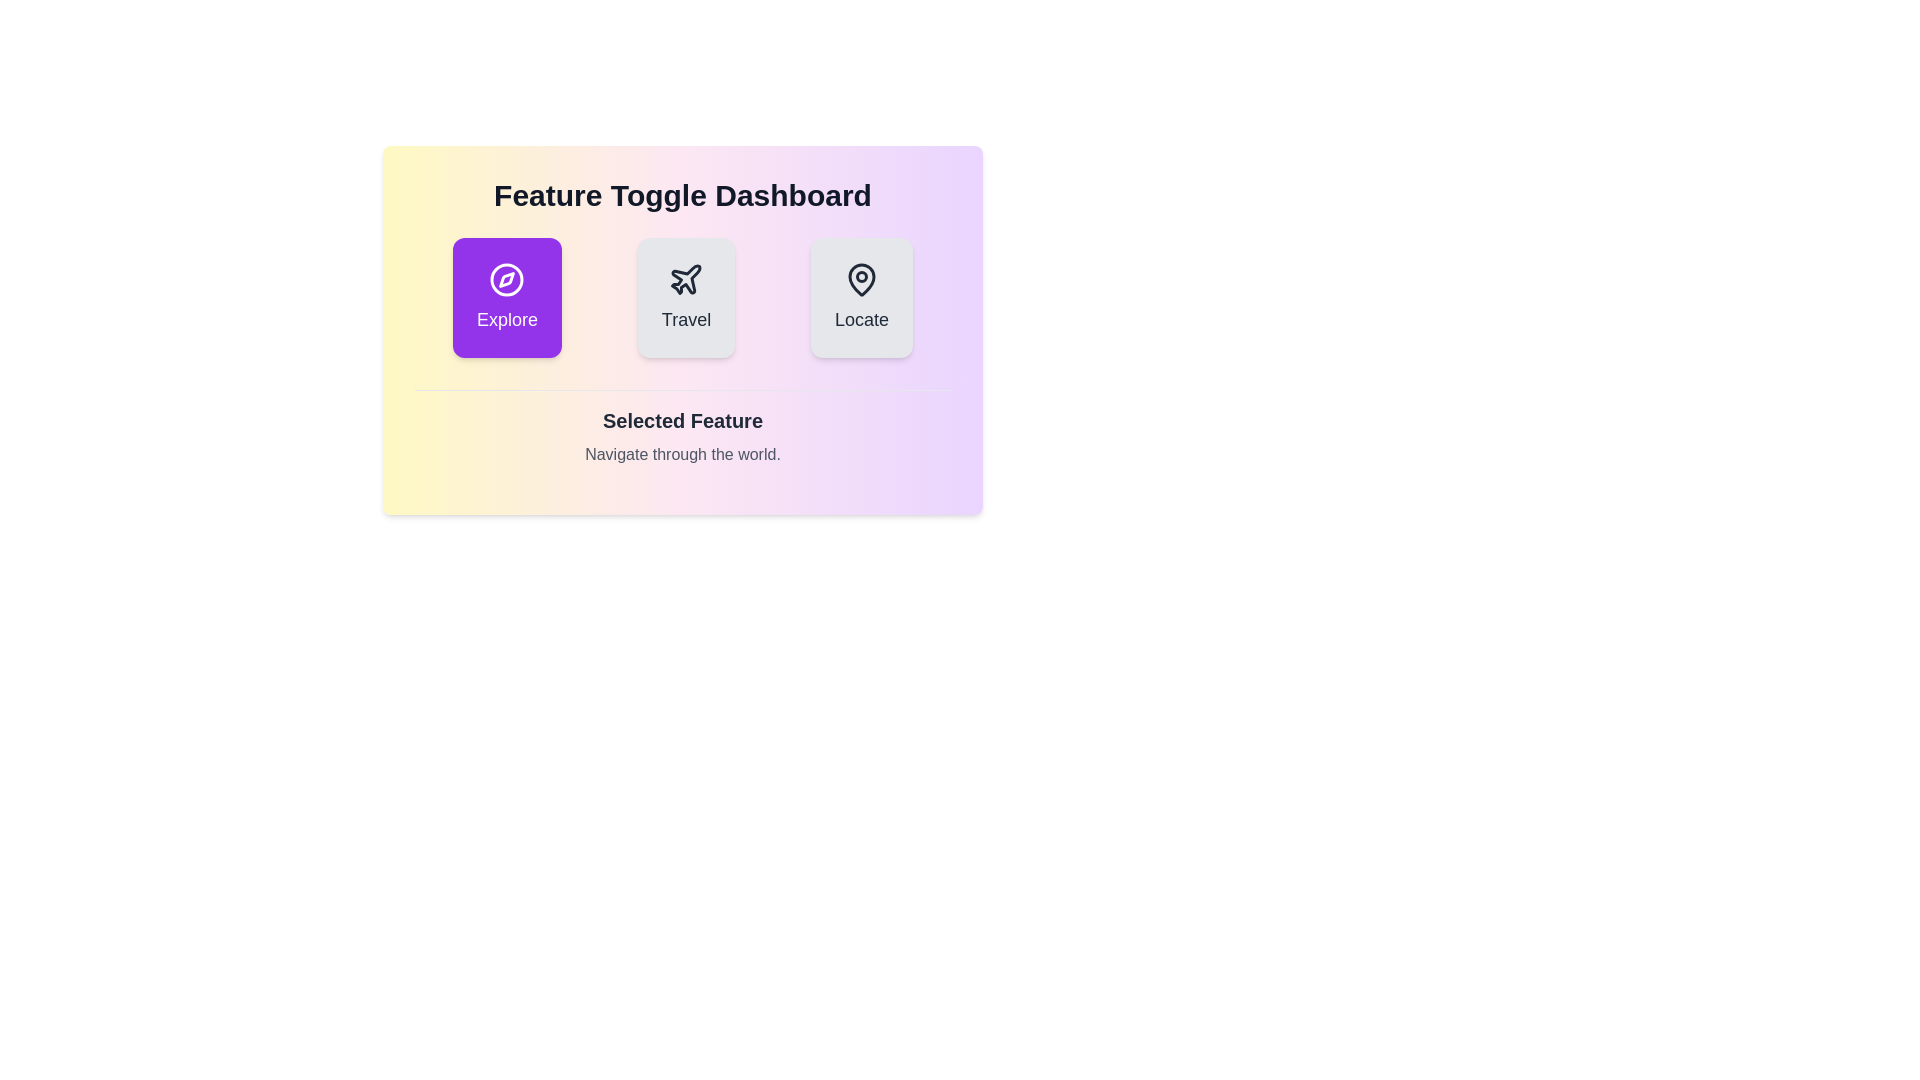 Image resolution: width=1920 pixels, height=1080 pixels. I want to click on the button corresponding to the feature Locate, so click(862, 297).